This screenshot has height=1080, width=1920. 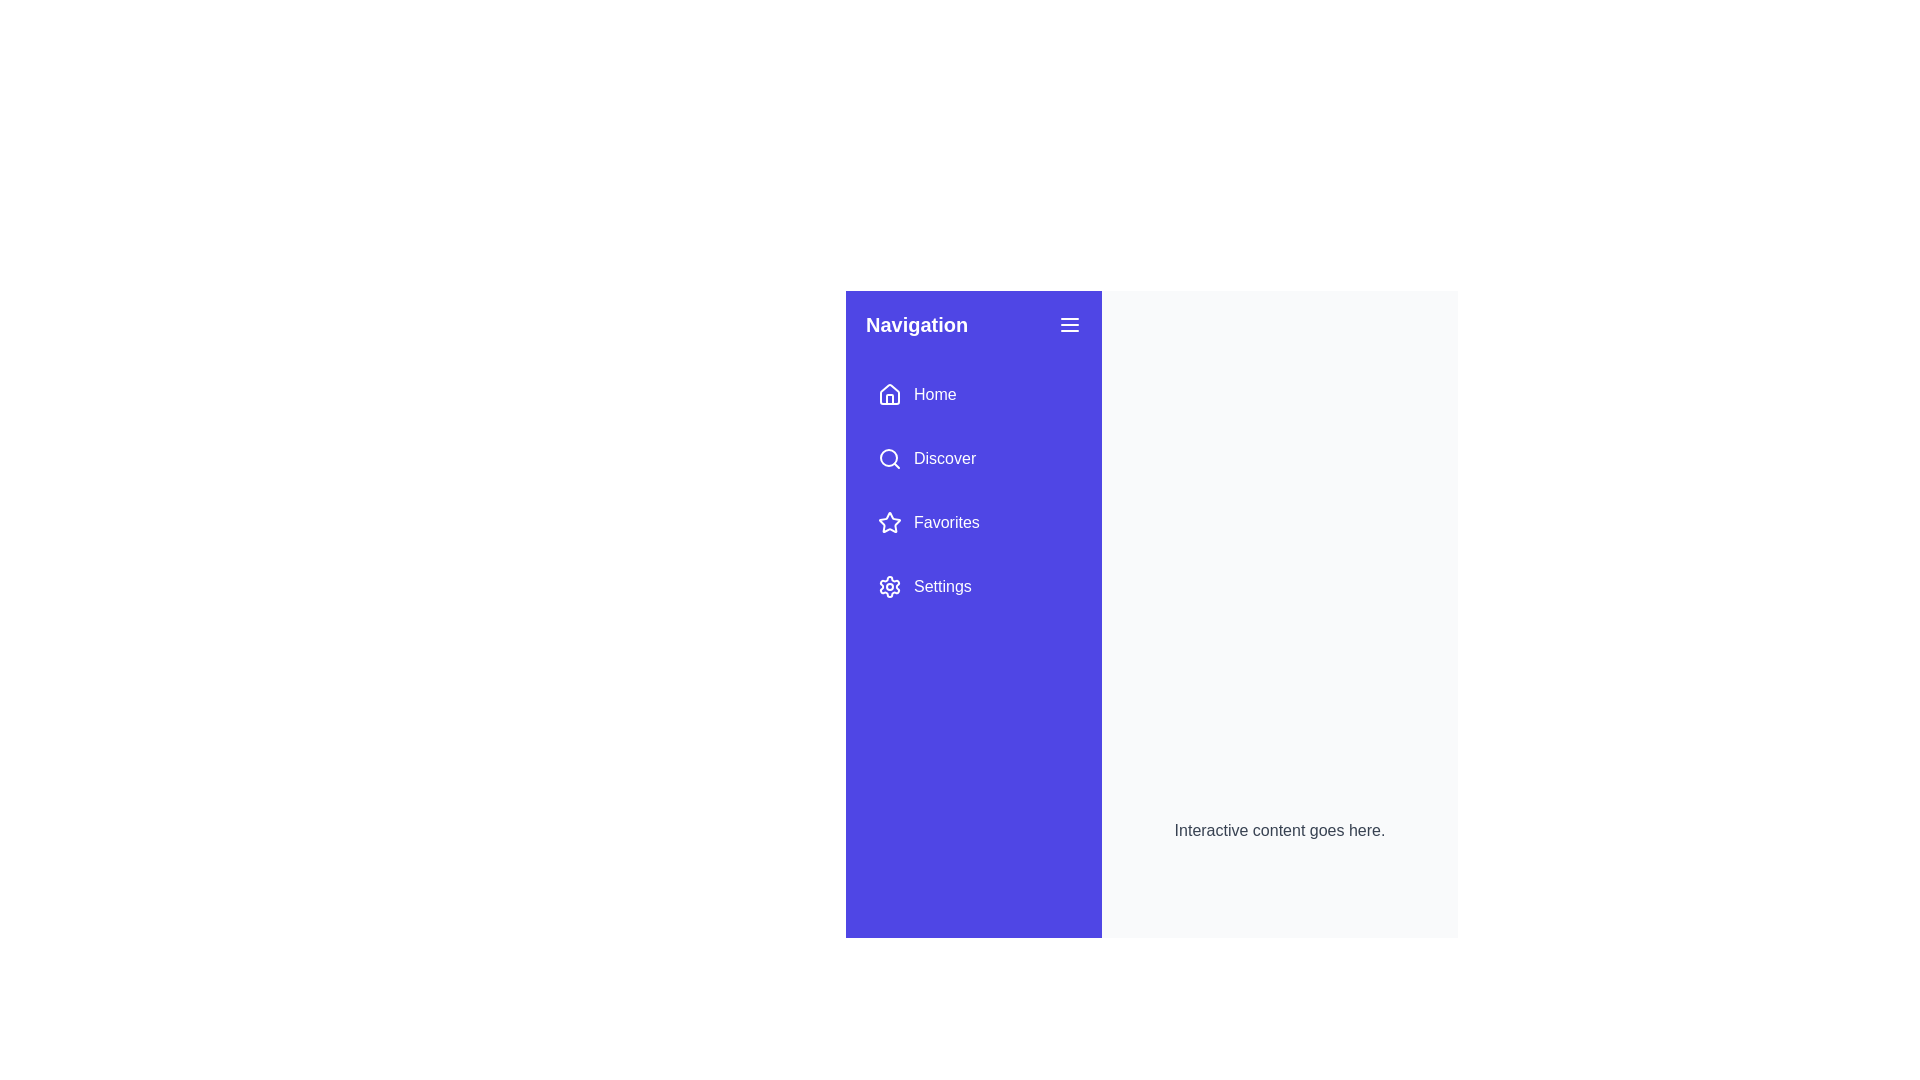 I want to click on the 'Discover' button in the sidebar to navigate to the 'Discover' section, so click(x=925, y=459).